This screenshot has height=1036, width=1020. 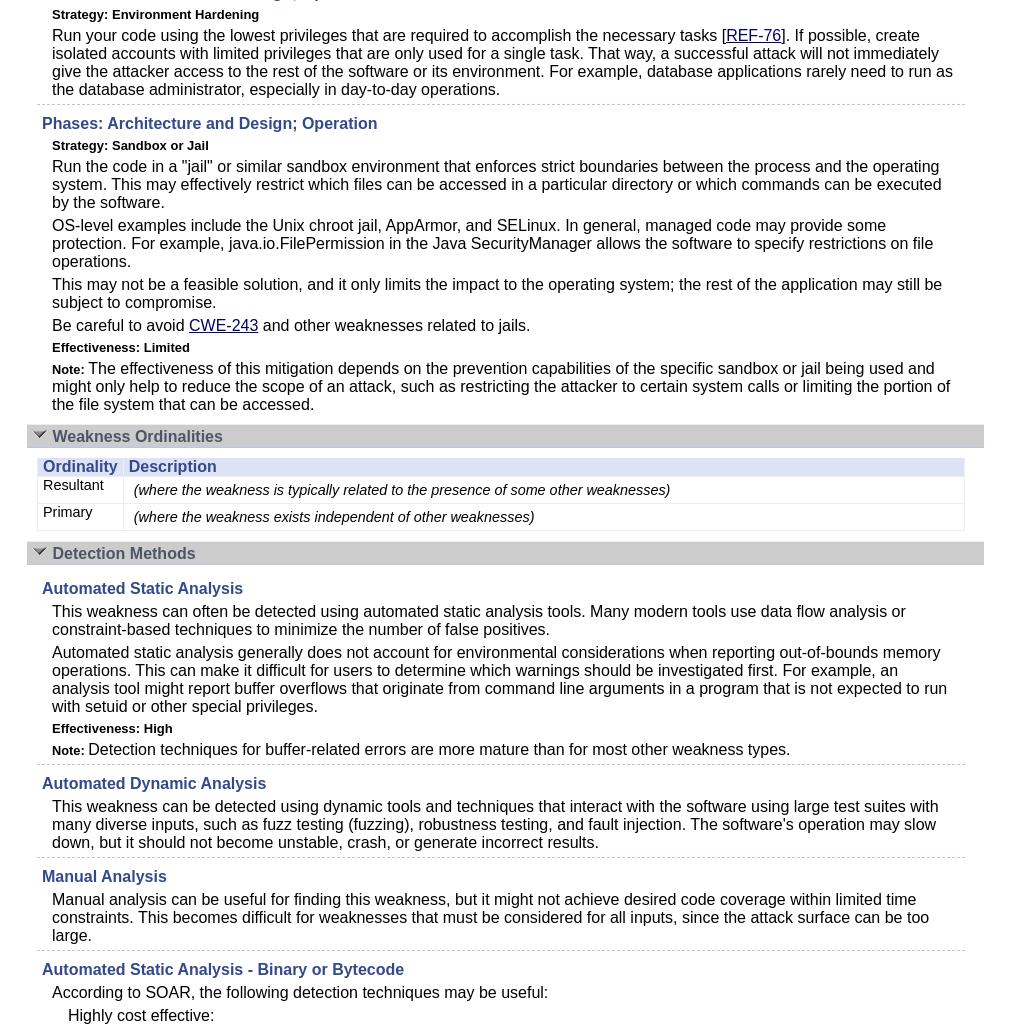 I want to click on 'Strategy:  Environment Hardening', so click(x=155, y=14).